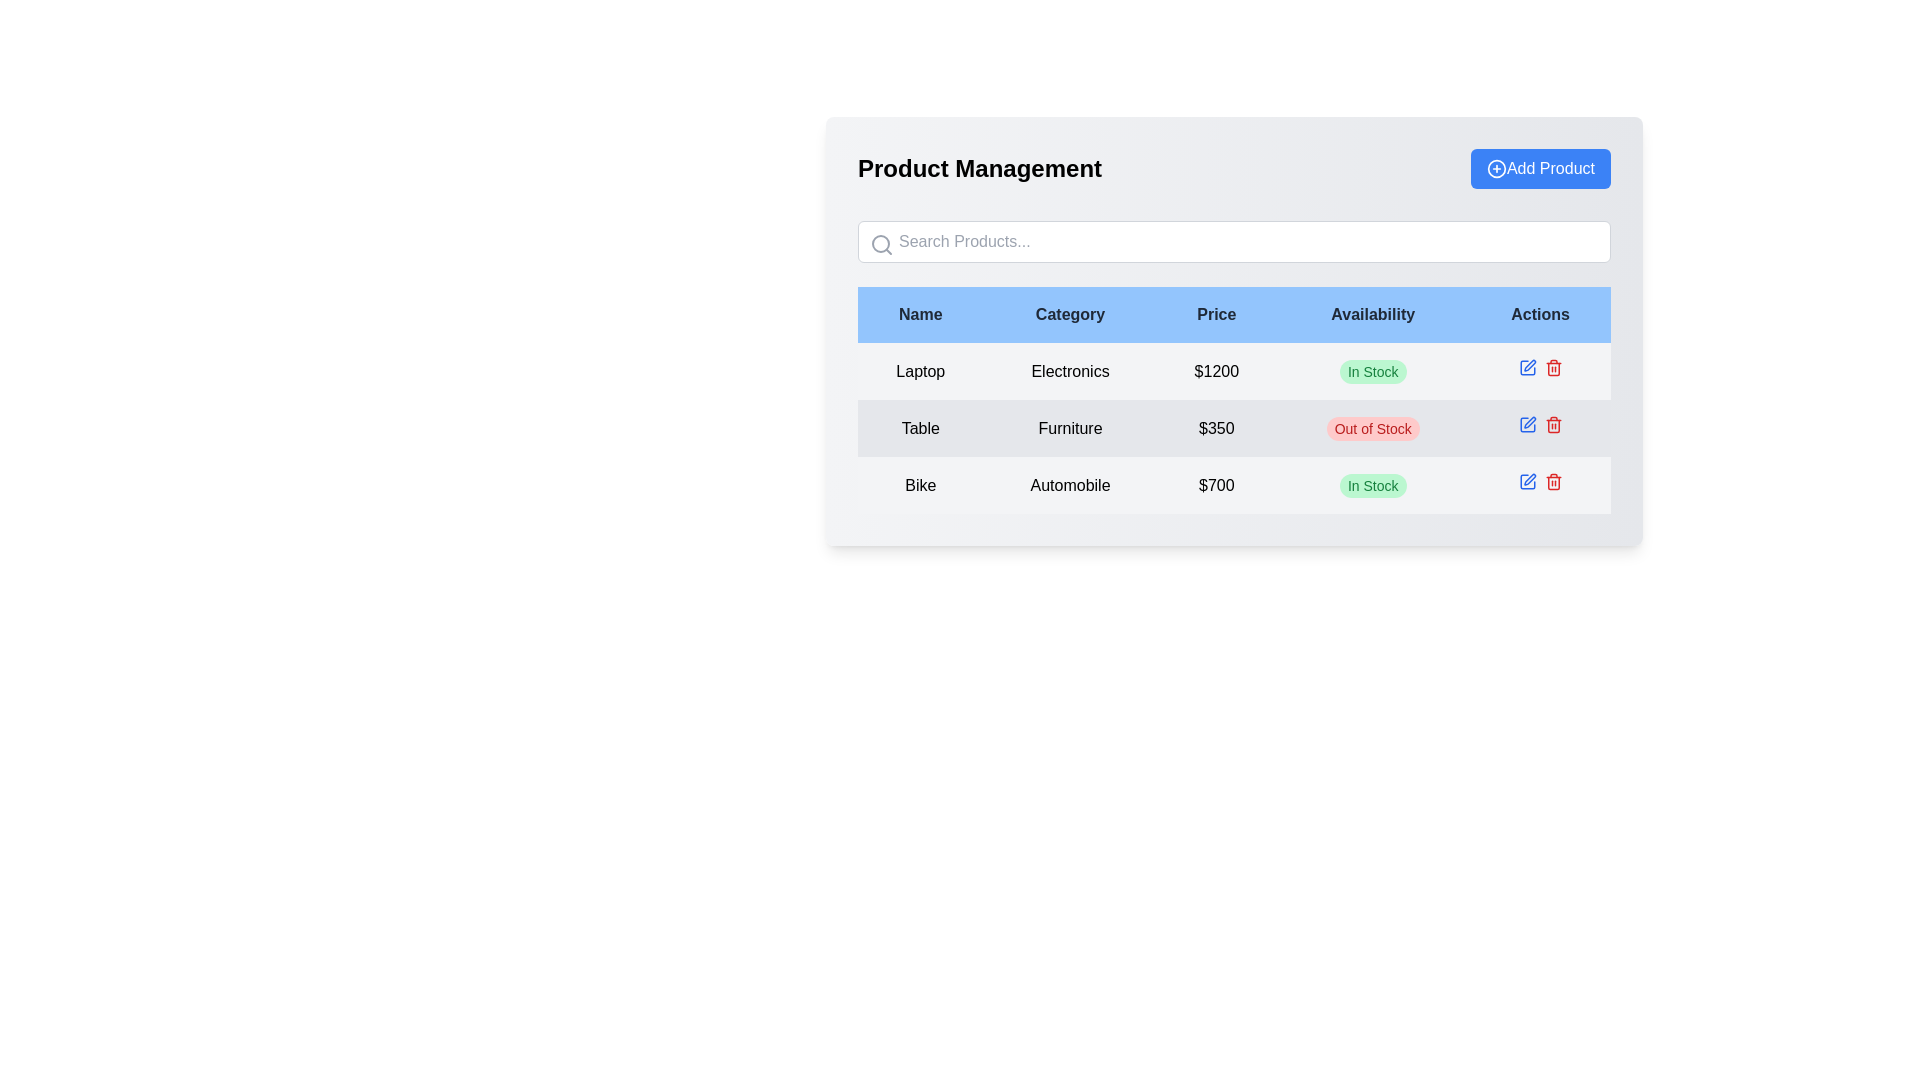 This screenshot has width=1920, height=1080. I want to click on the 'In Stock' display badge, which is a small, rounded badge with a light green background and dark green text, located in the 'Availability' column of the table for the 'Bike' product entry, so click(1372, 485).